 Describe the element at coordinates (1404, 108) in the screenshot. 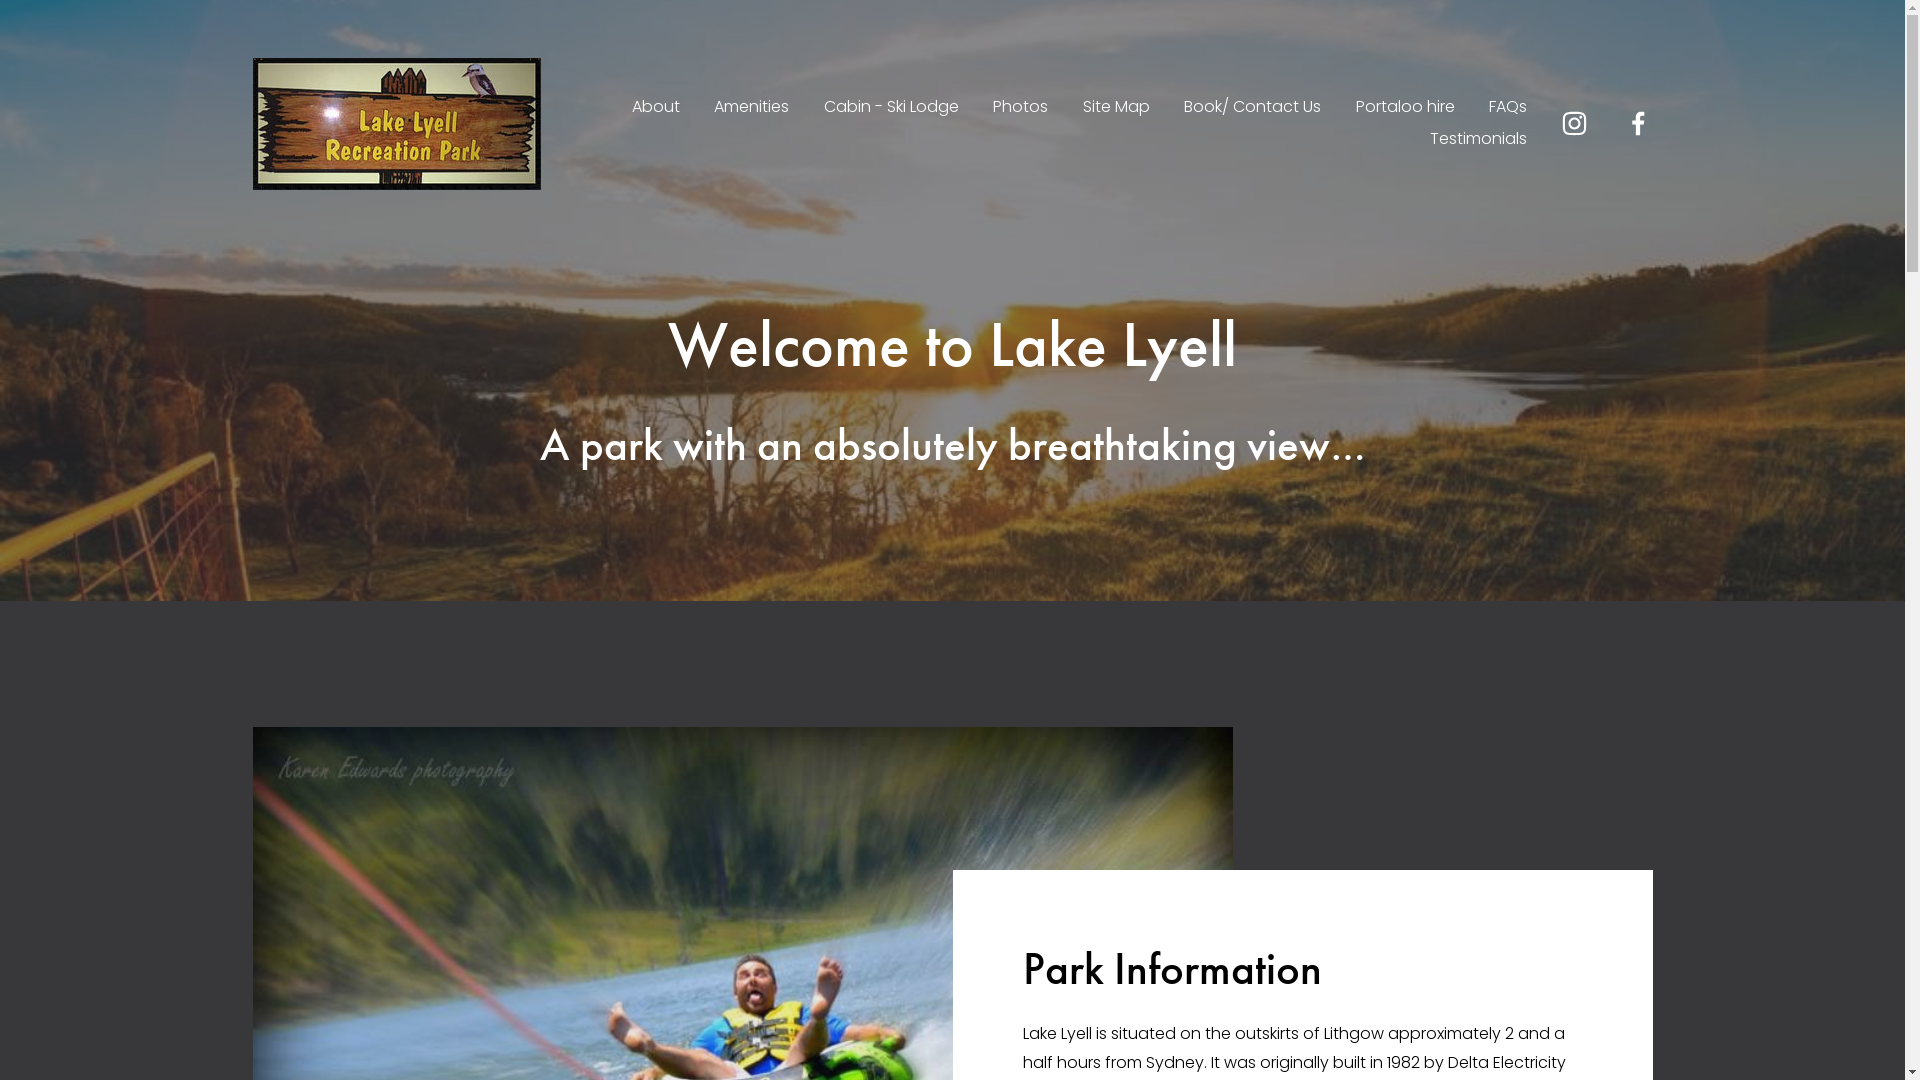

I see `'Portaloo hire'` at that location.